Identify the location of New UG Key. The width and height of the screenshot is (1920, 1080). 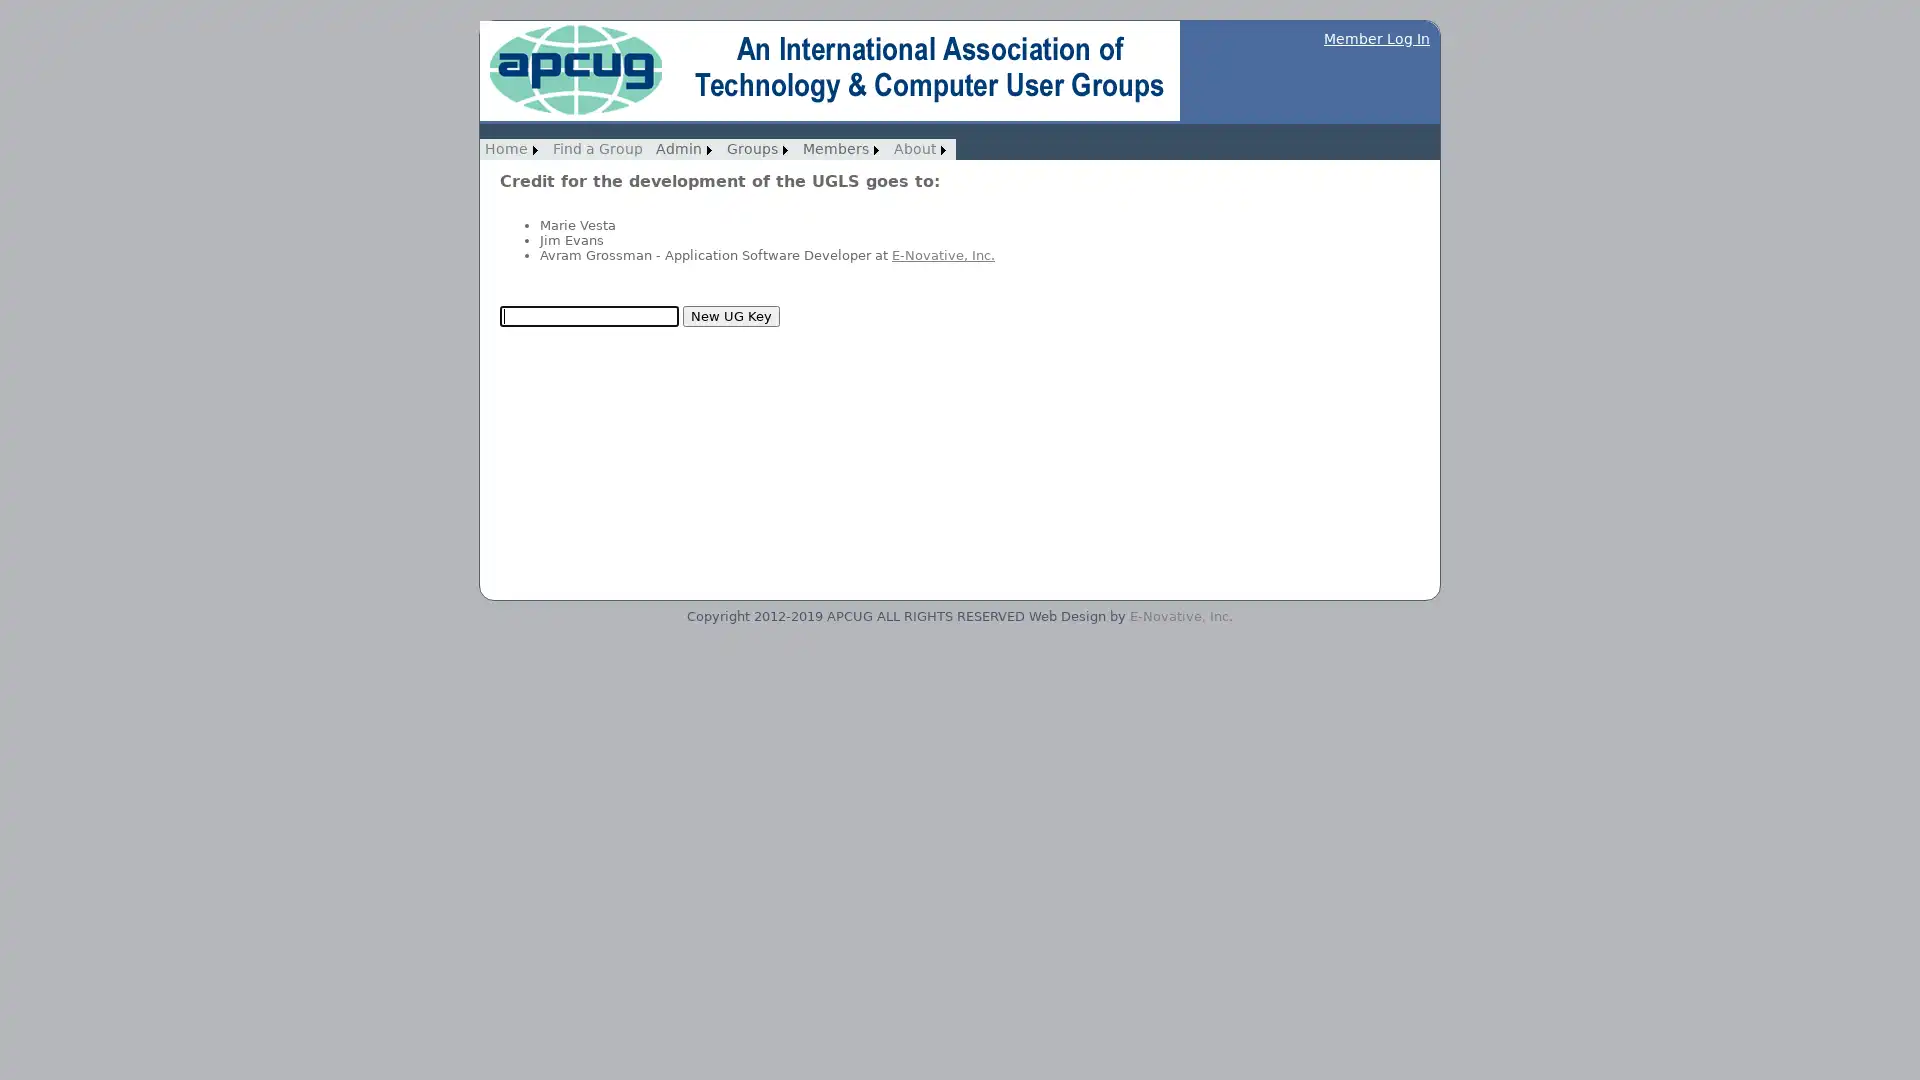
(730, 315).